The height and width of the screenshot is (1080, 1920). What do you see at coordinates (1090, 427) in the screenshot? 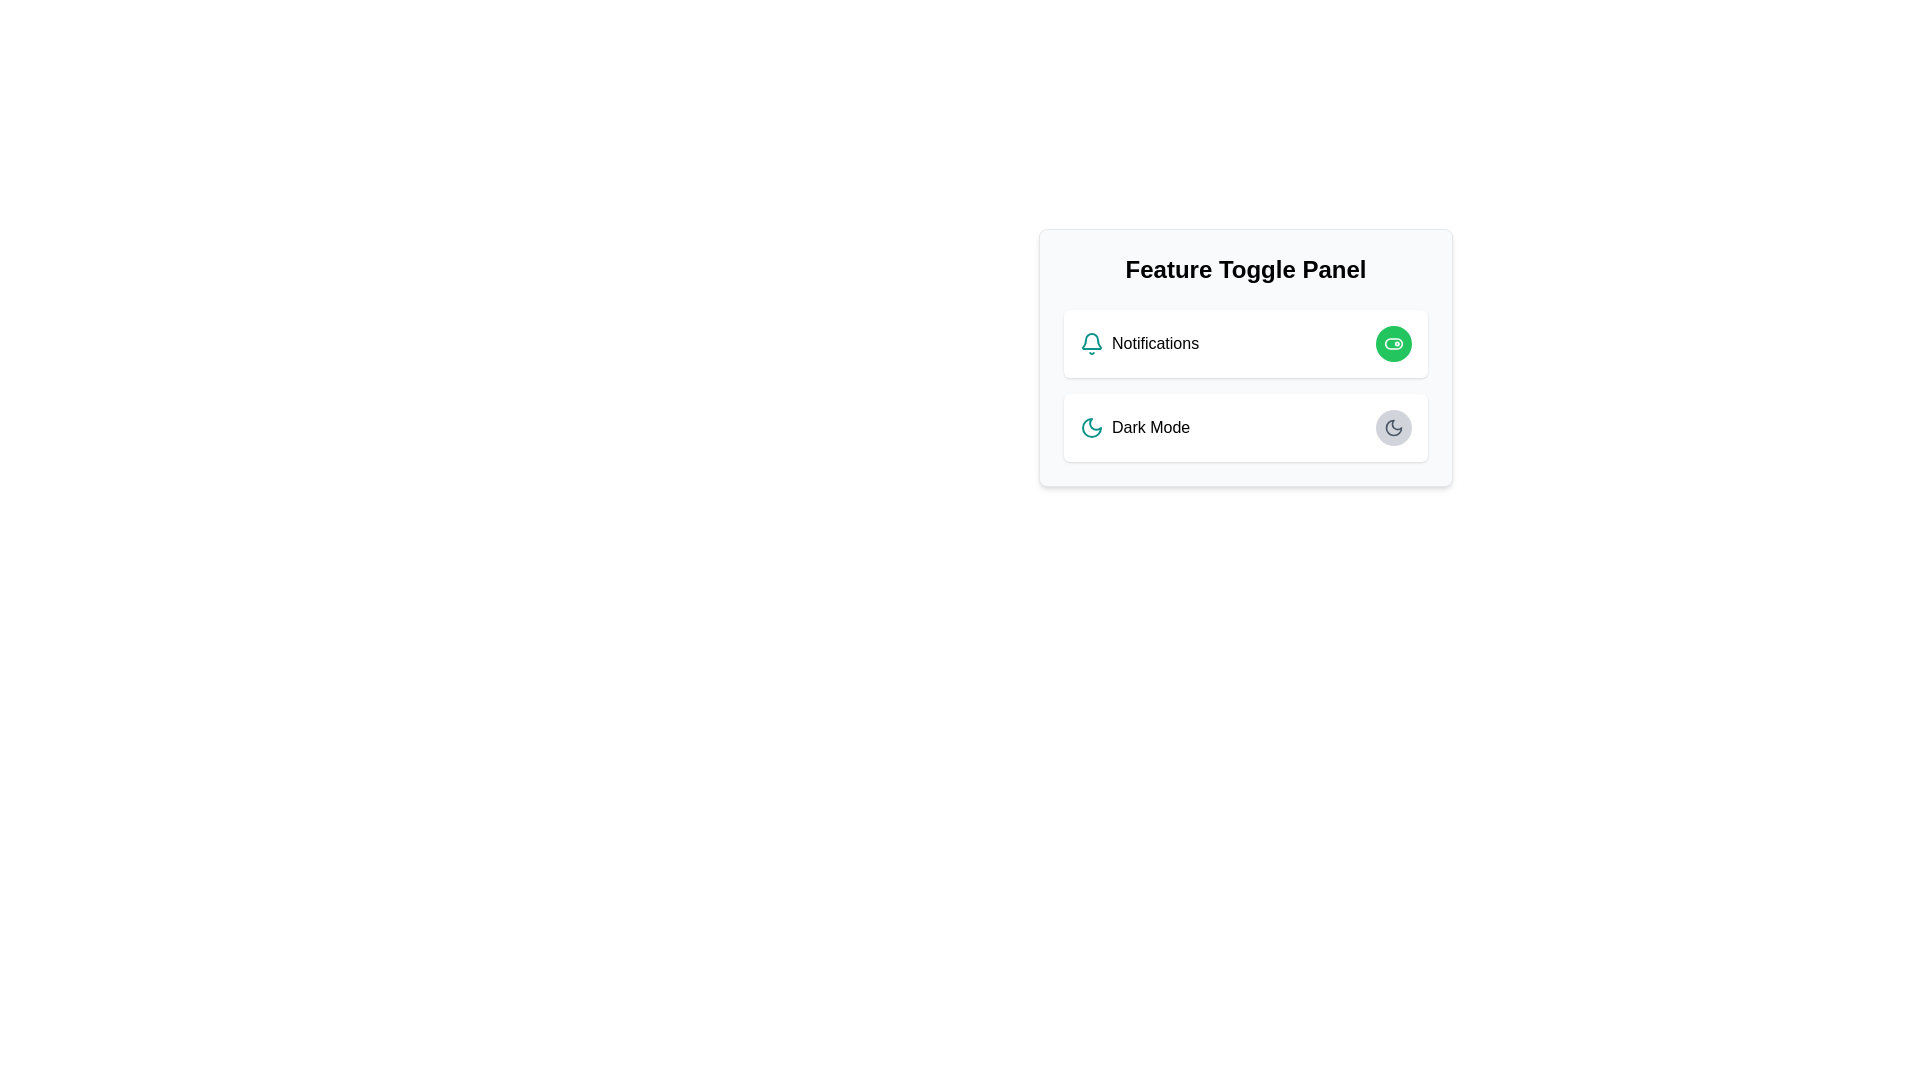
I see `the moon-shaped teal icon for toggling dark mode, located` at bounding box center [1090, 427].